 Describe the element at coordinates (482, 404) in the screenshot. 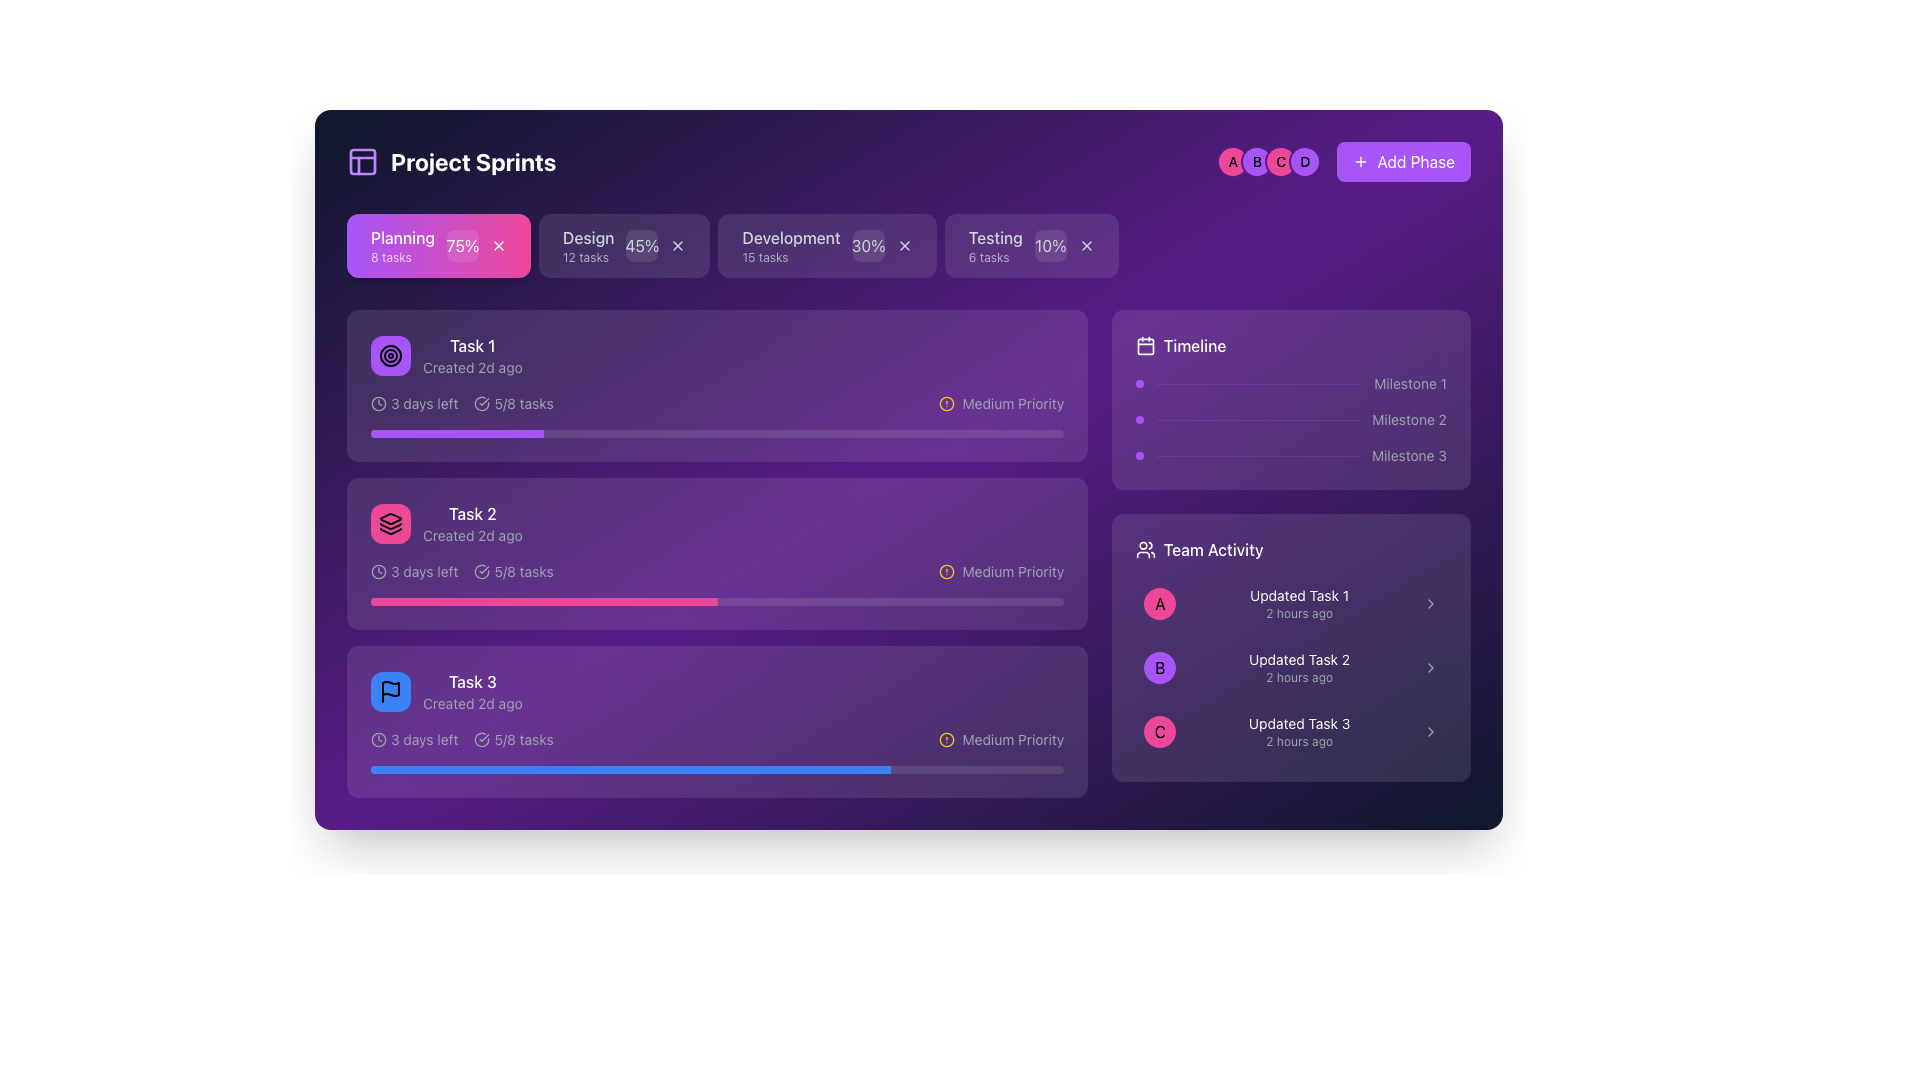

I see `the Circular status indicator icon located near the 'Task 1' label for assistive technologies` at that location.